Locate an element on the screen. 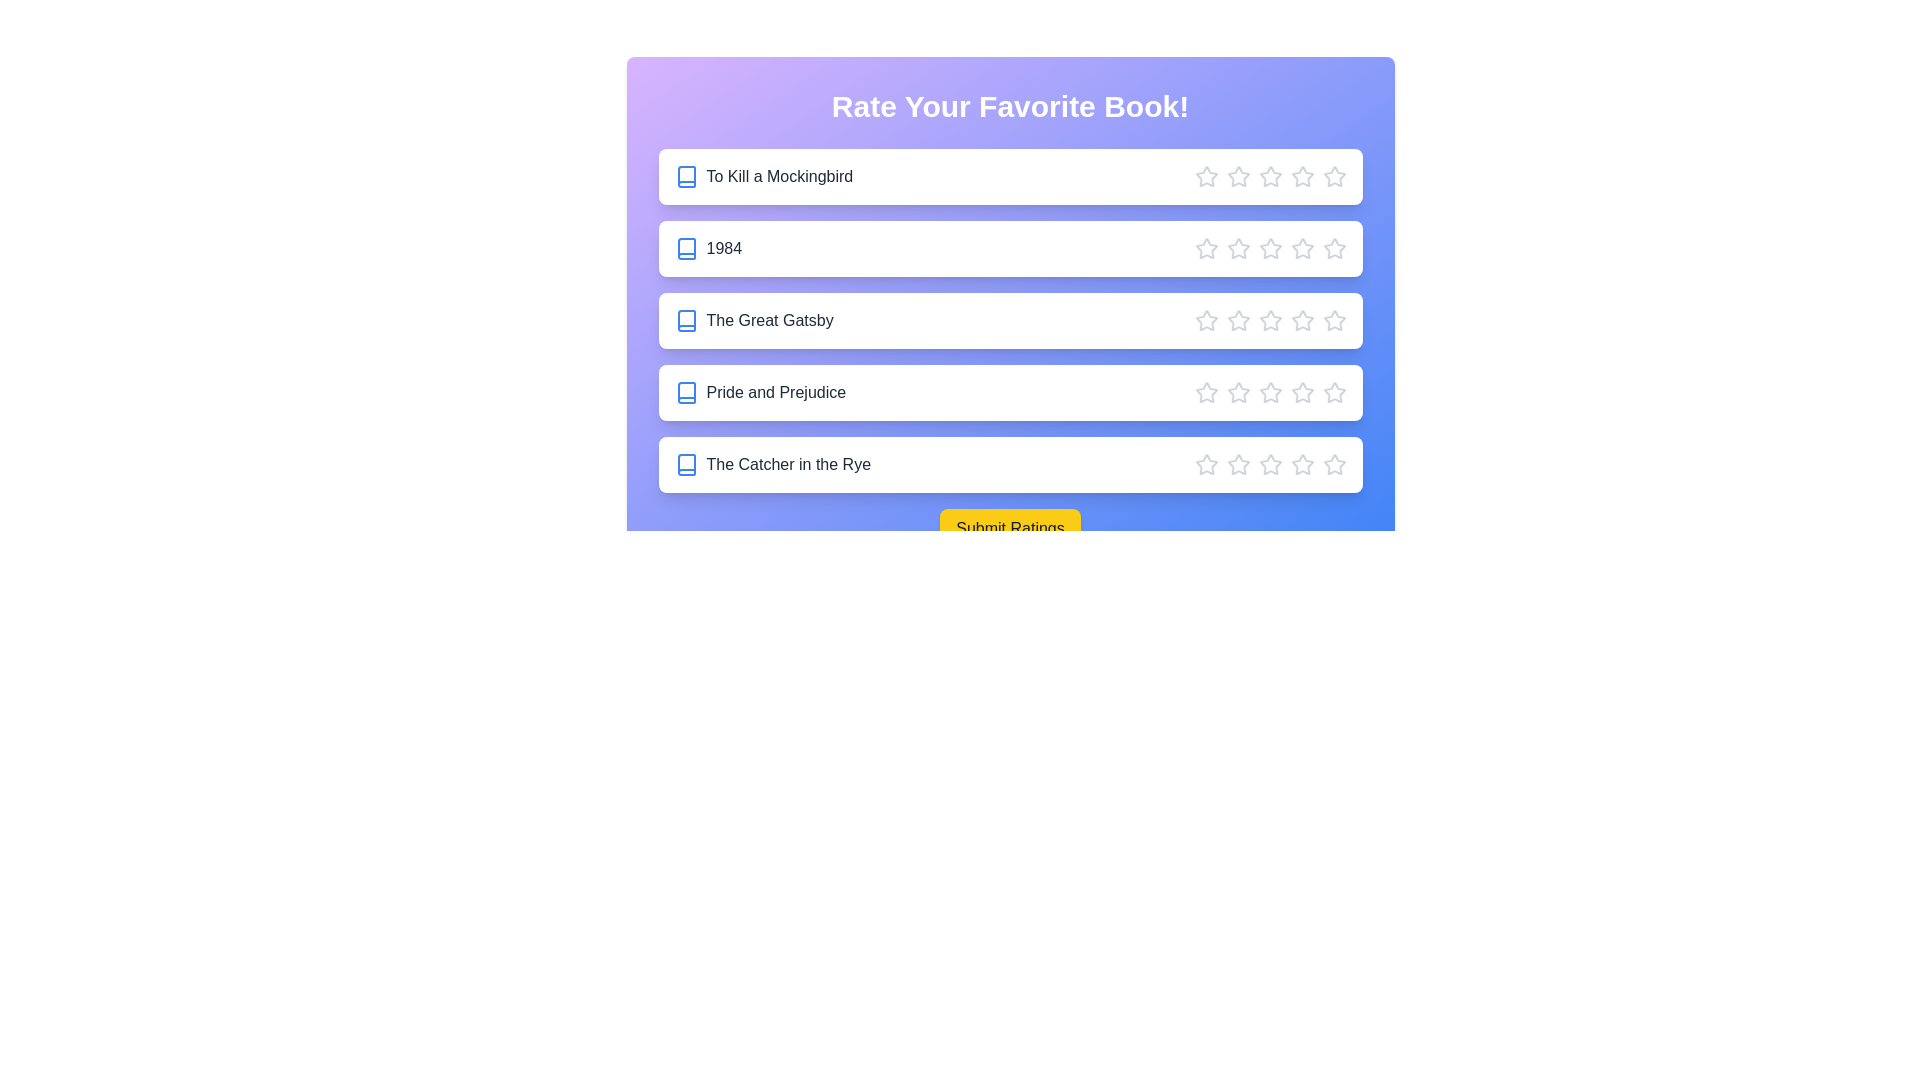  the star corresponding to 4 stars for the book The Great Gatsby is located at coordinates (1302, 319).